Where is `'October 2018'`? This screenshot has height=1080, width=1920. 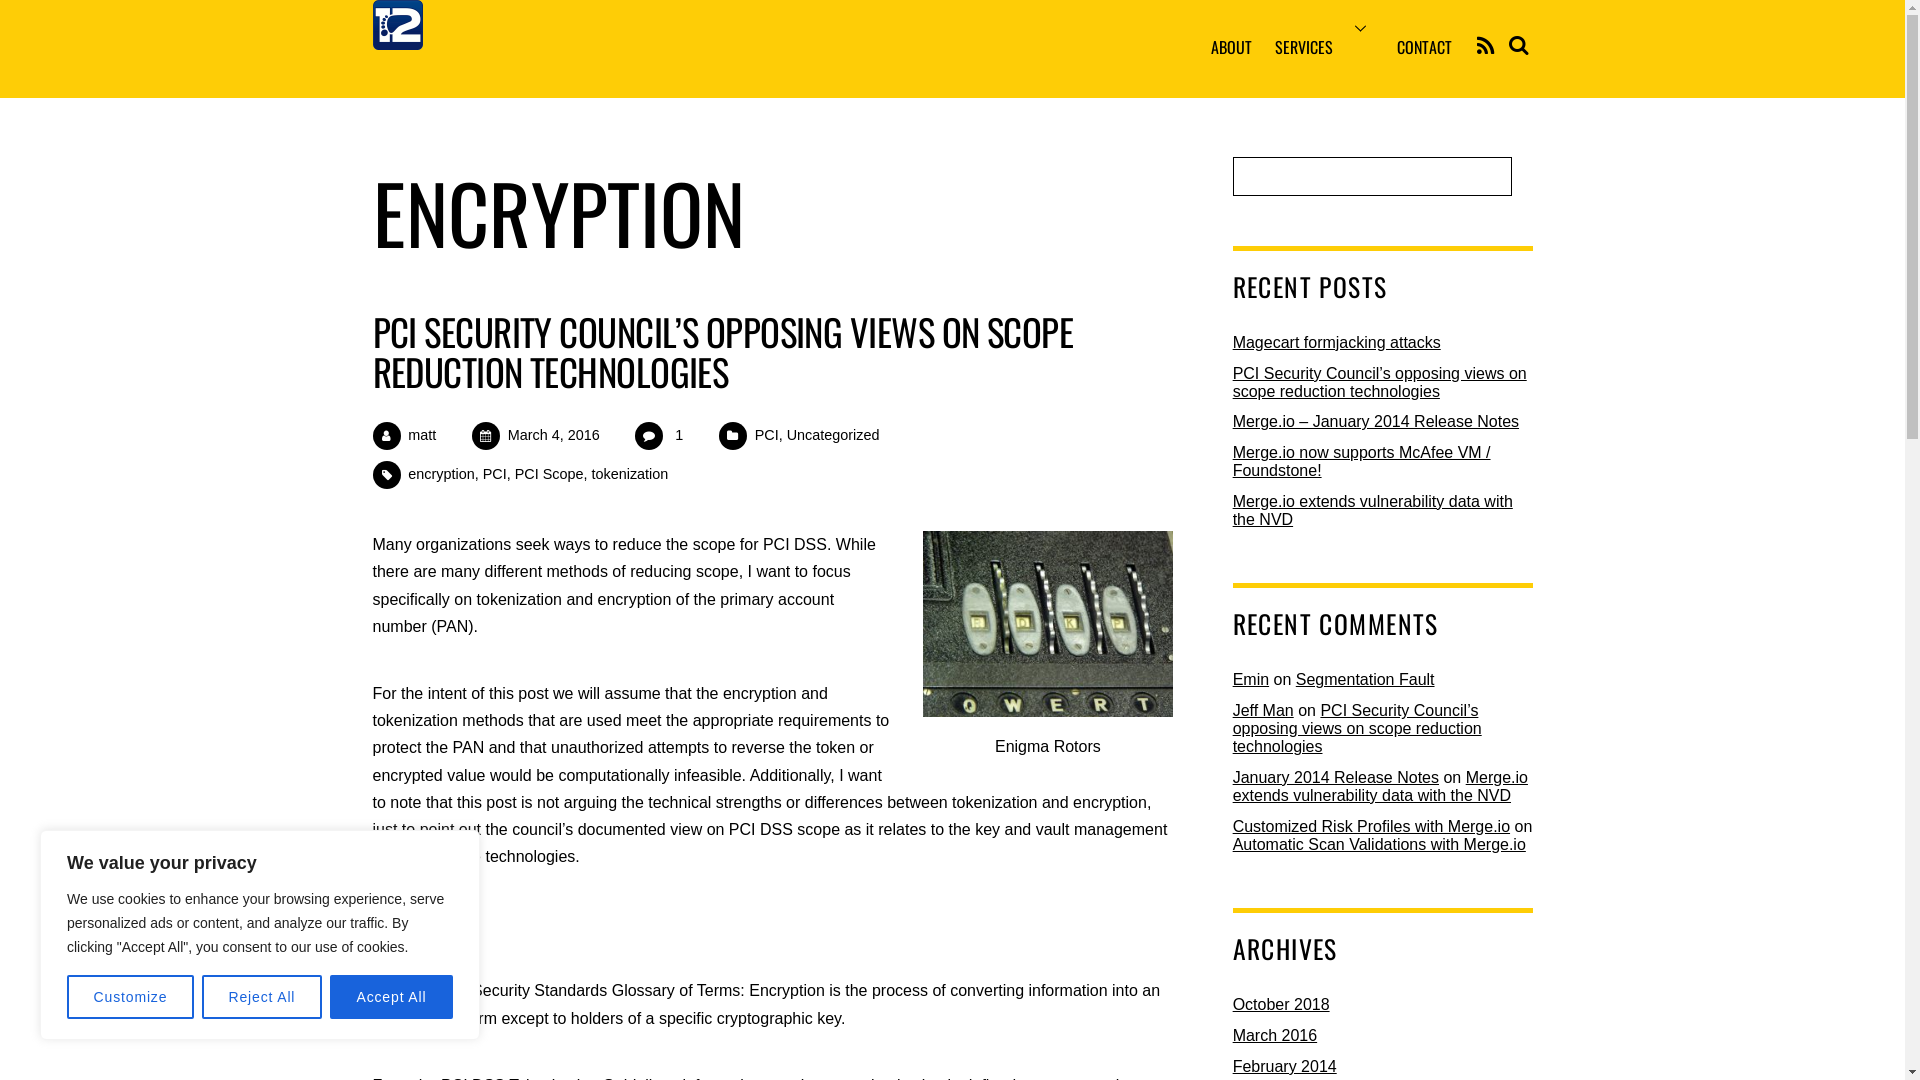
'October 2018' is located at coordinates (1281, 1004).